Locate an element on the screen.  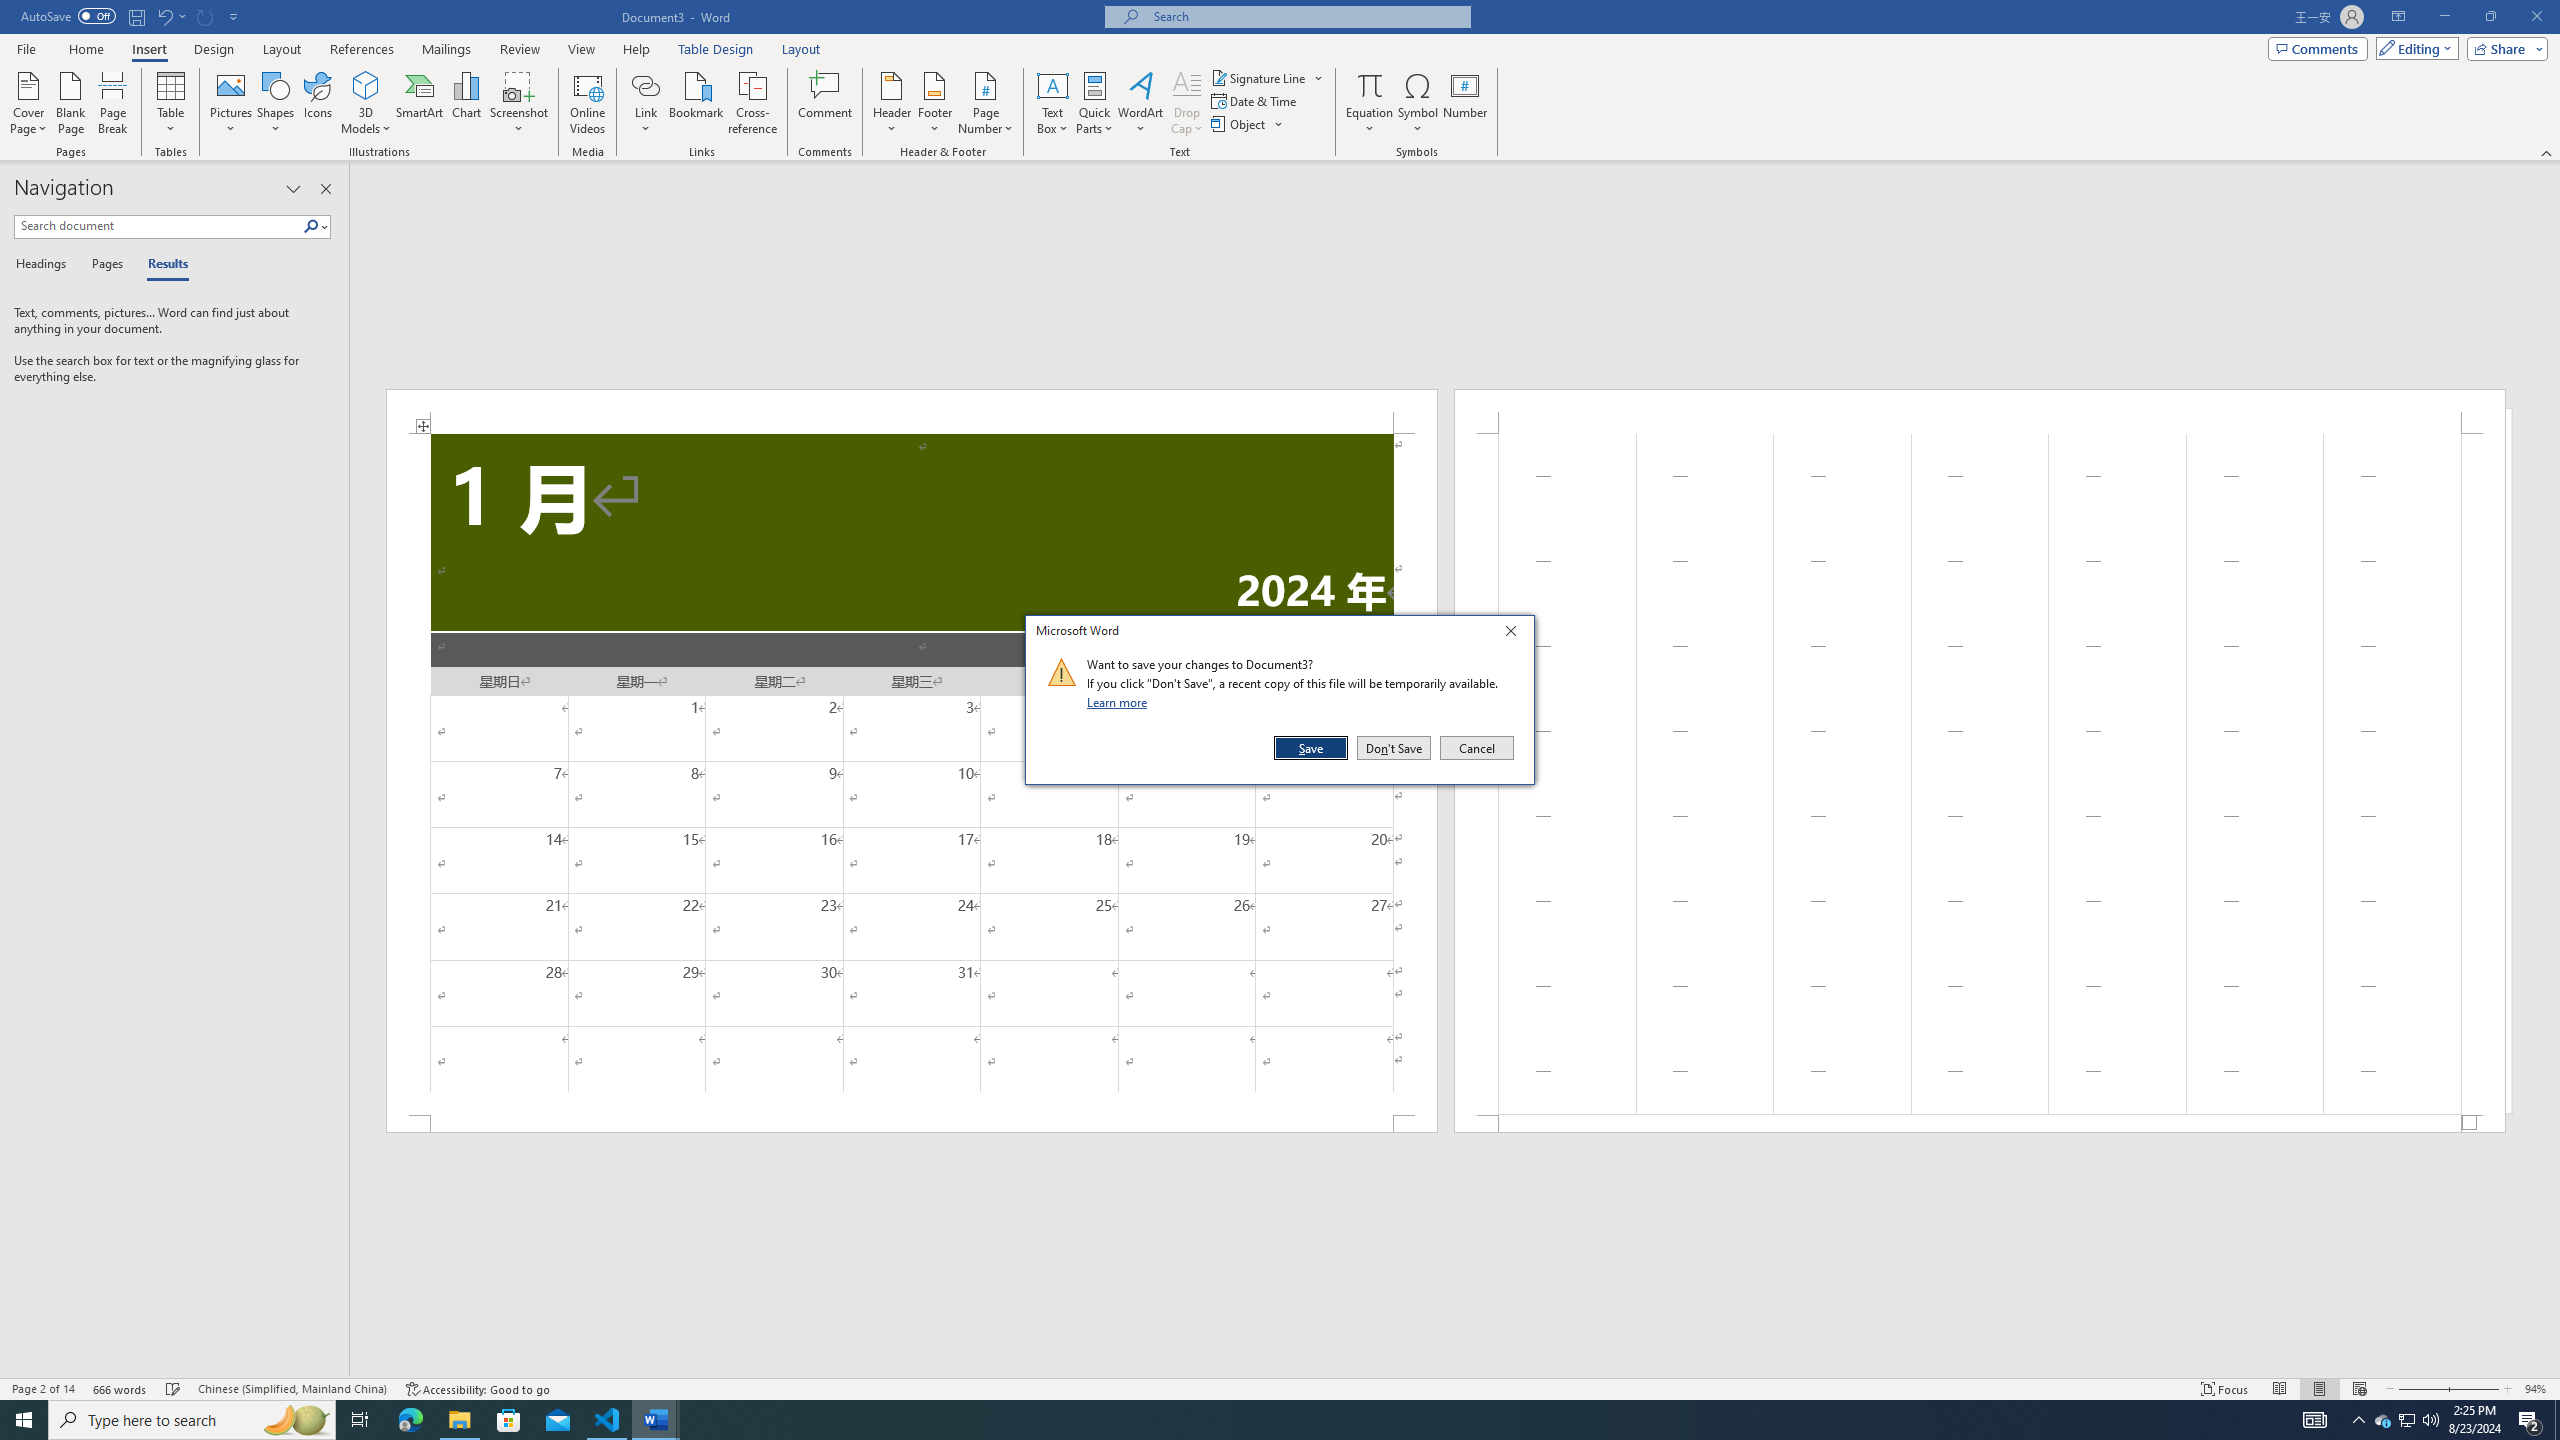
'Chart...' is located at coordinates (466, 103).